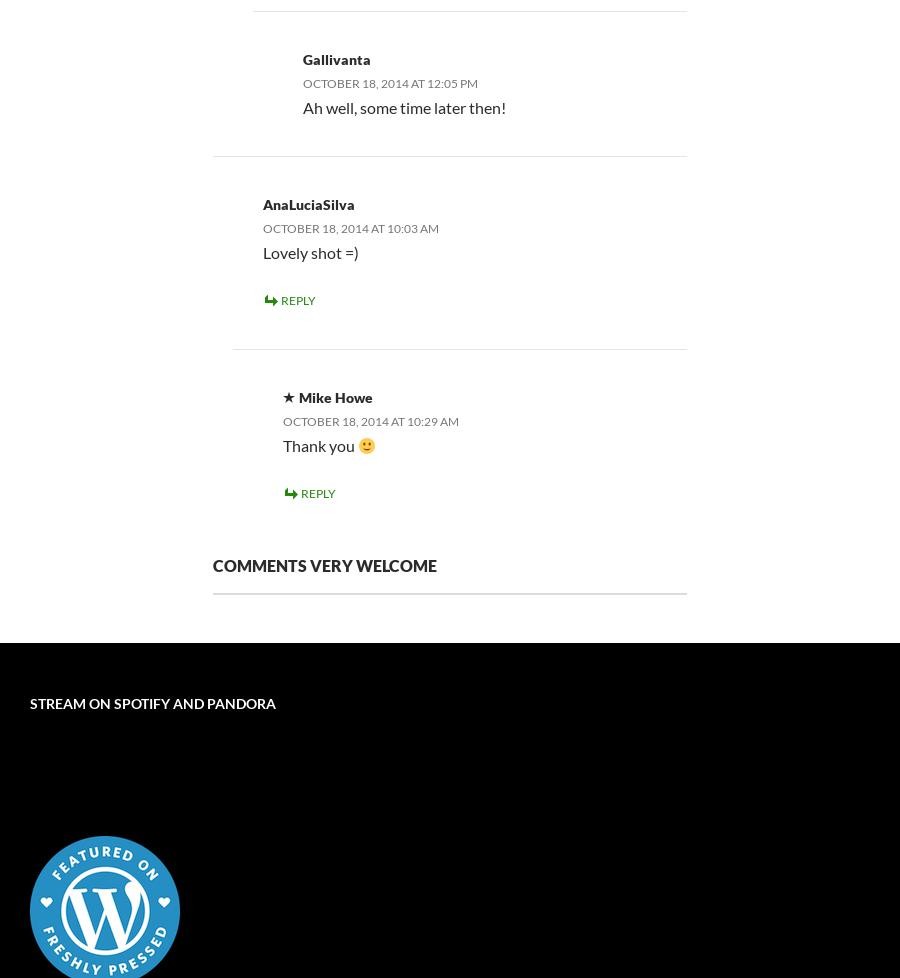 Image resolution: width=900 pixels, height=978 pixels. What do you see at coordinates (310, 250) in the screenshot?
I see `'Lovely shot =)'` at bounding box center [310, 250].